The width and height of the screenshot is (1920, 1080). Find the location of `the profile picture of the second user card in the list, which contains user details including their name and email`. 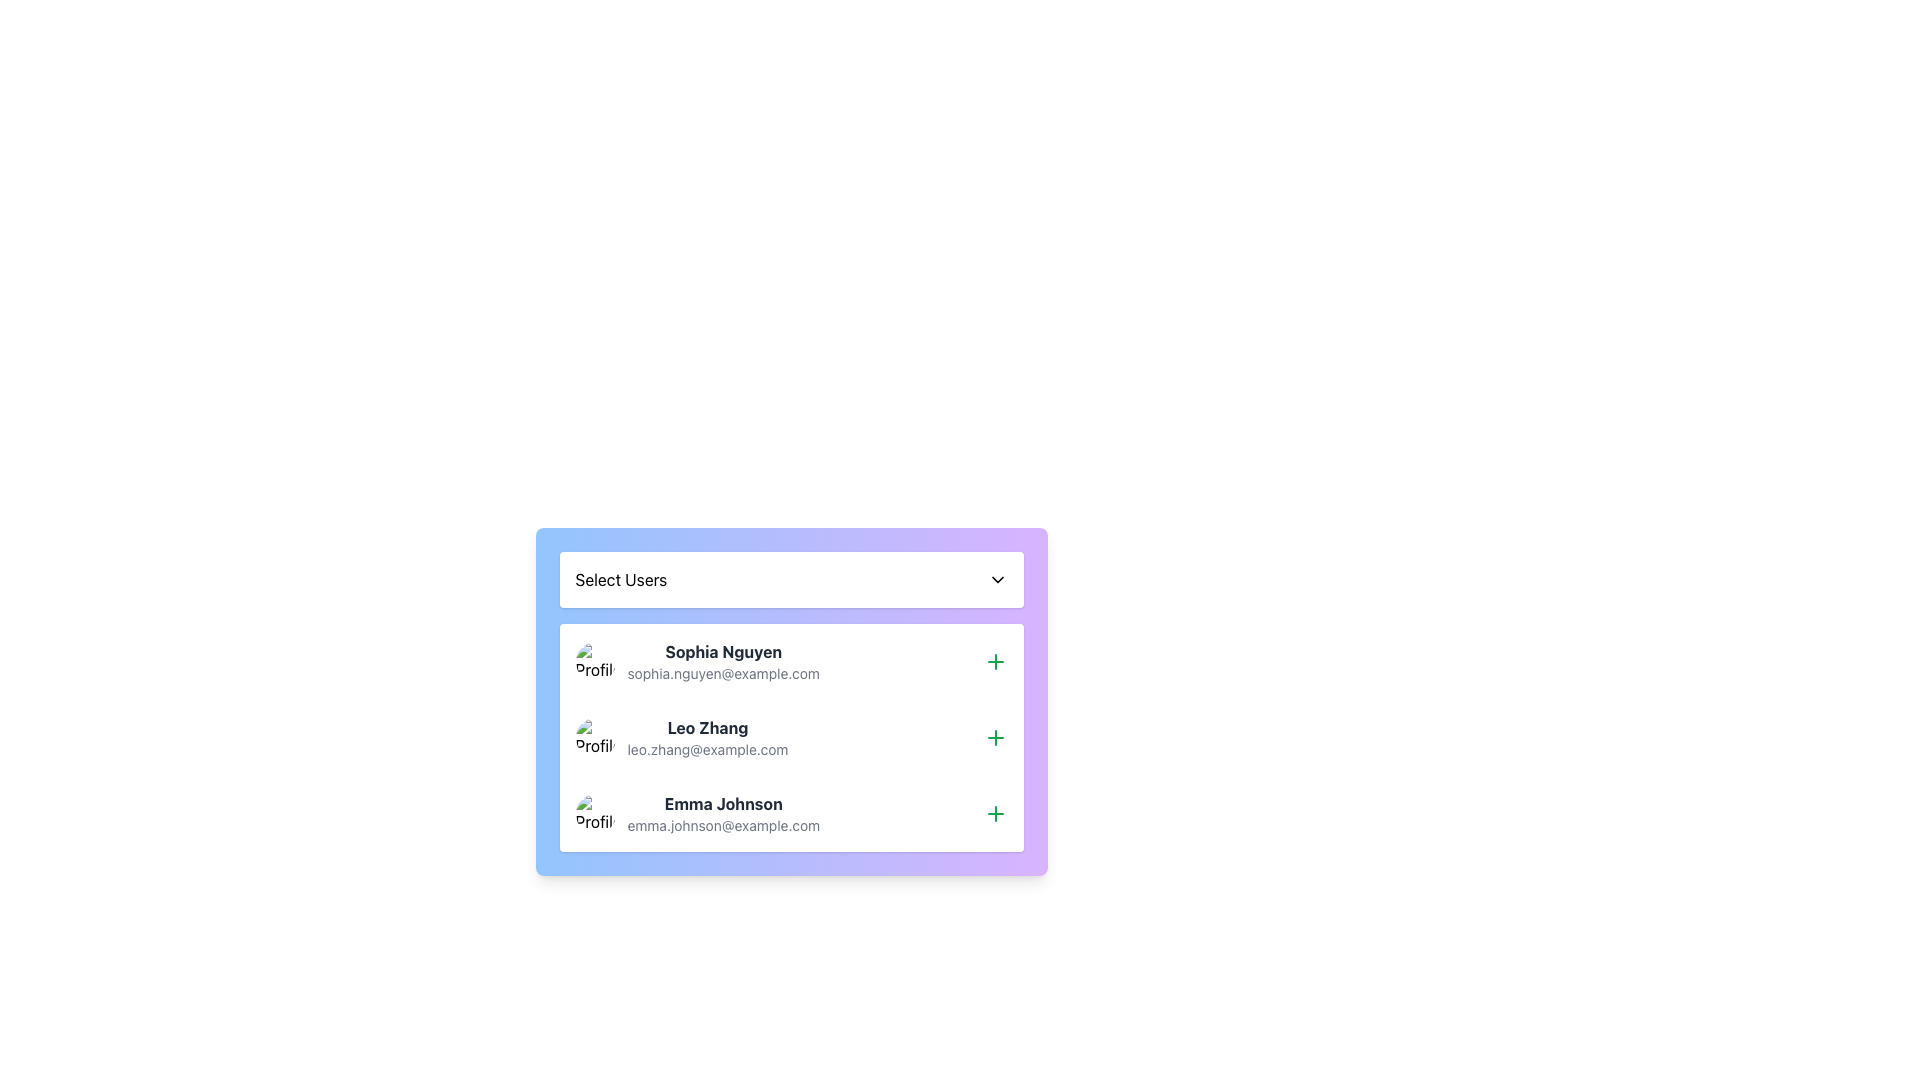

the profile picture of the second user card in the list, which contains user details including their name and email is located at coordinates (790, 737).